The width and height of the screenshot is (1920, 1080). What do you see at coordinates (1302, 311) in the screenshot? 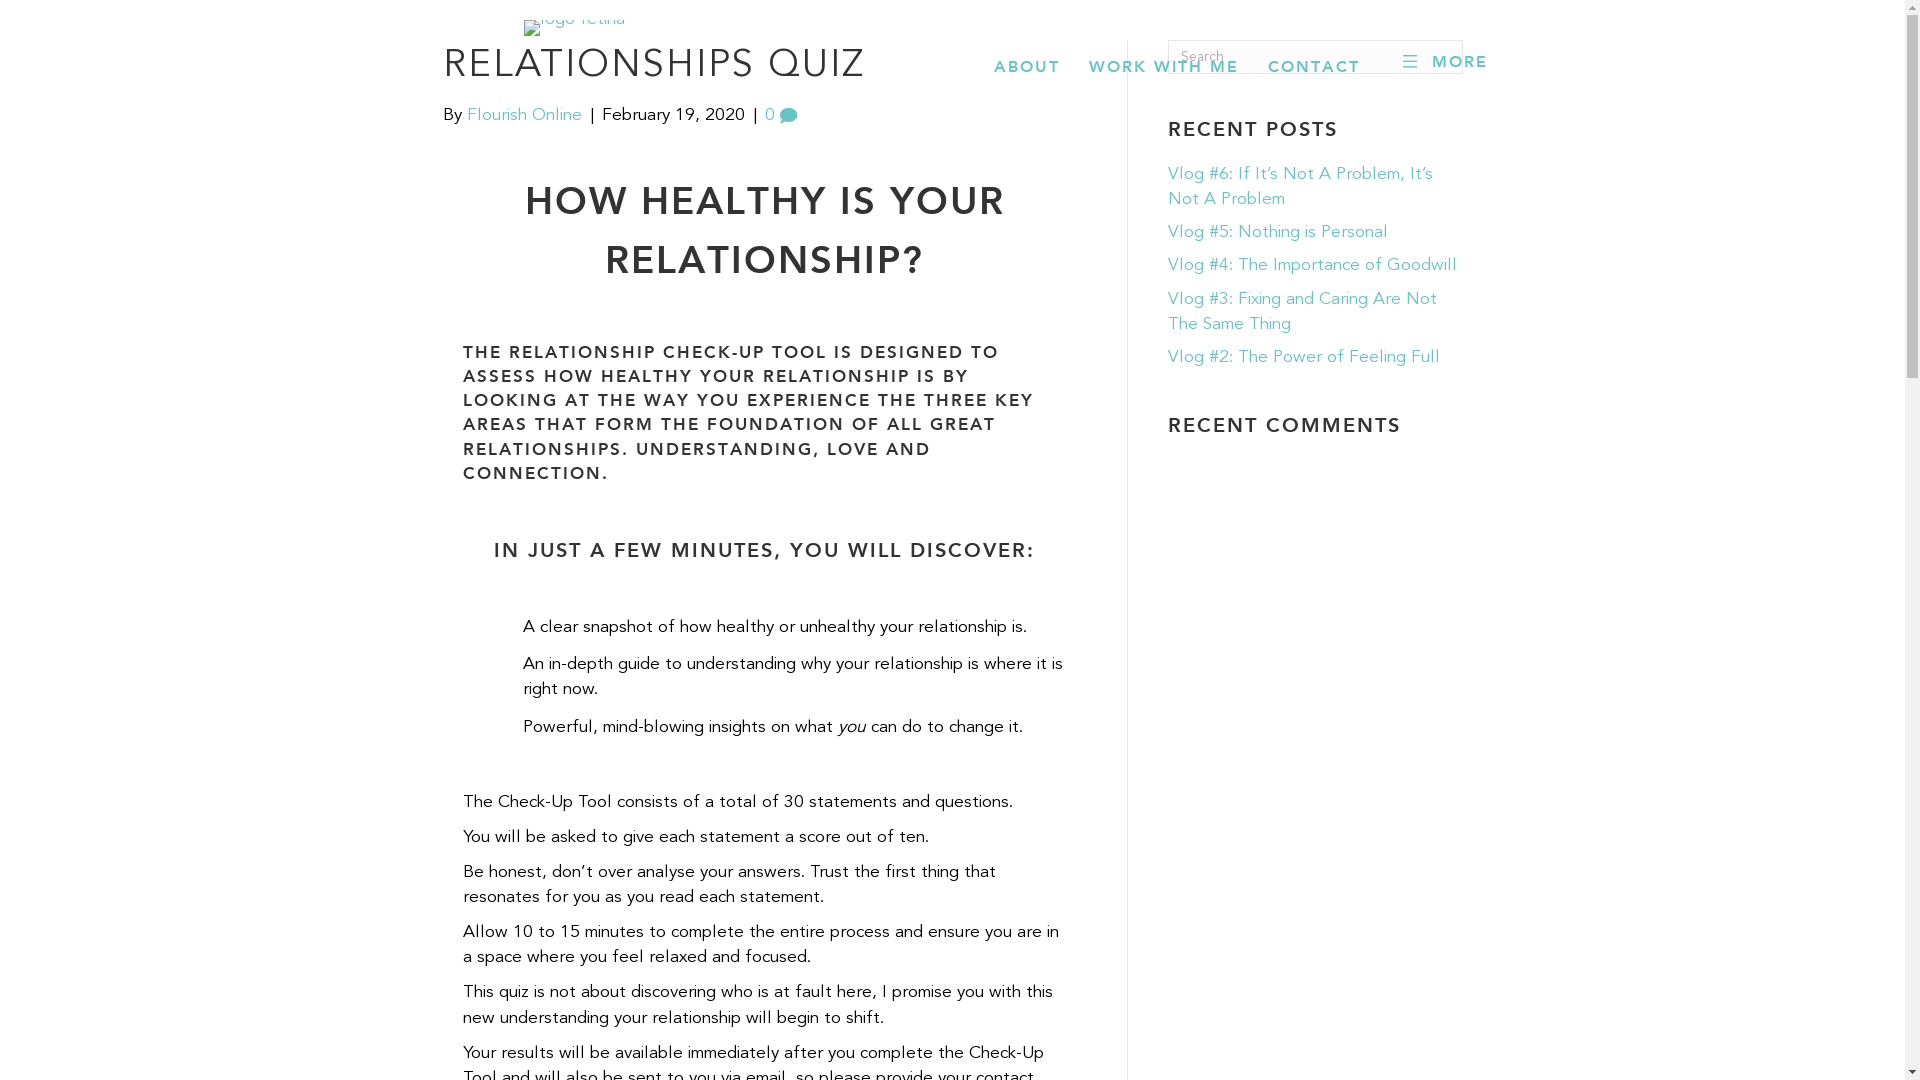
I see `'Vlog #3: Fixing and Caring Are Not The Same Thing'` at bounding box center [1302, 311].